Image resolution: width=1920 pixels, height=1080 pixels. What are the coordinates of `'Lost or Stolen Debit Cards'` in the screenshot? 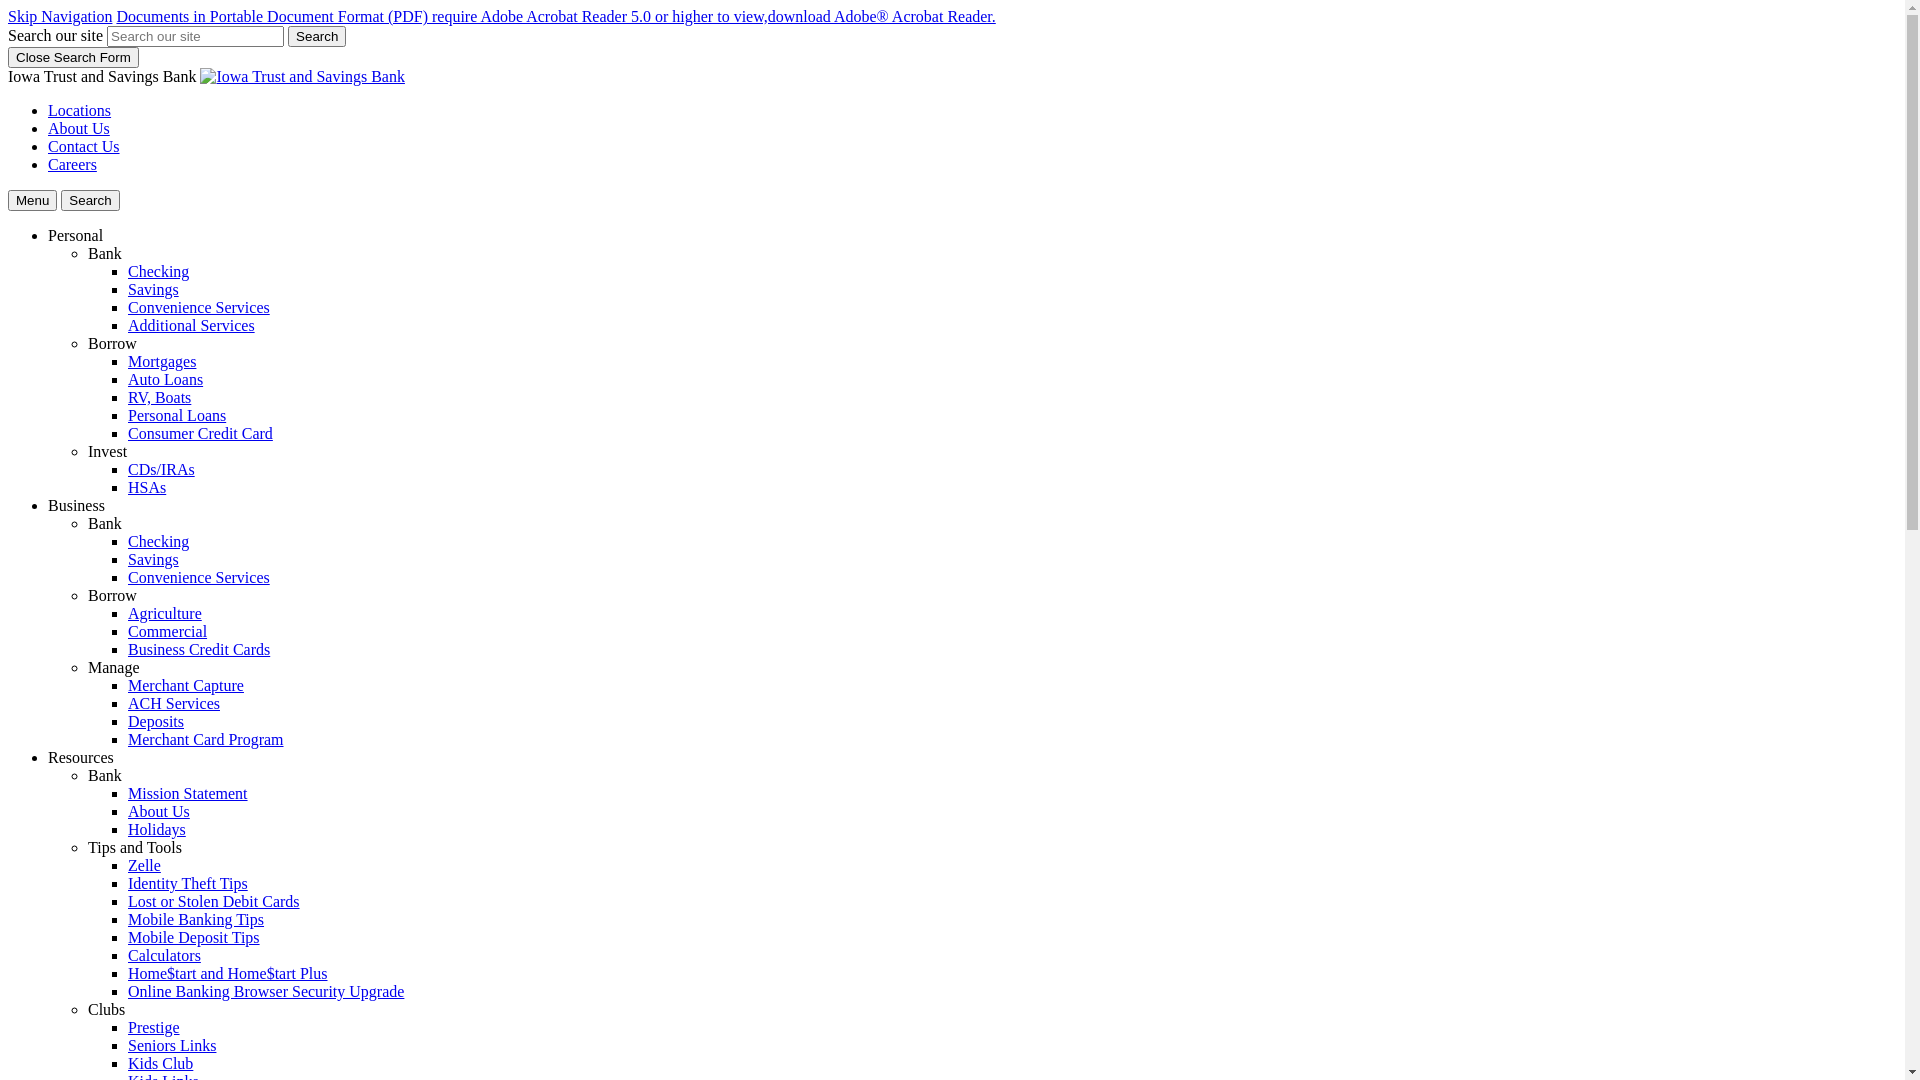 It's located at (214, 901).